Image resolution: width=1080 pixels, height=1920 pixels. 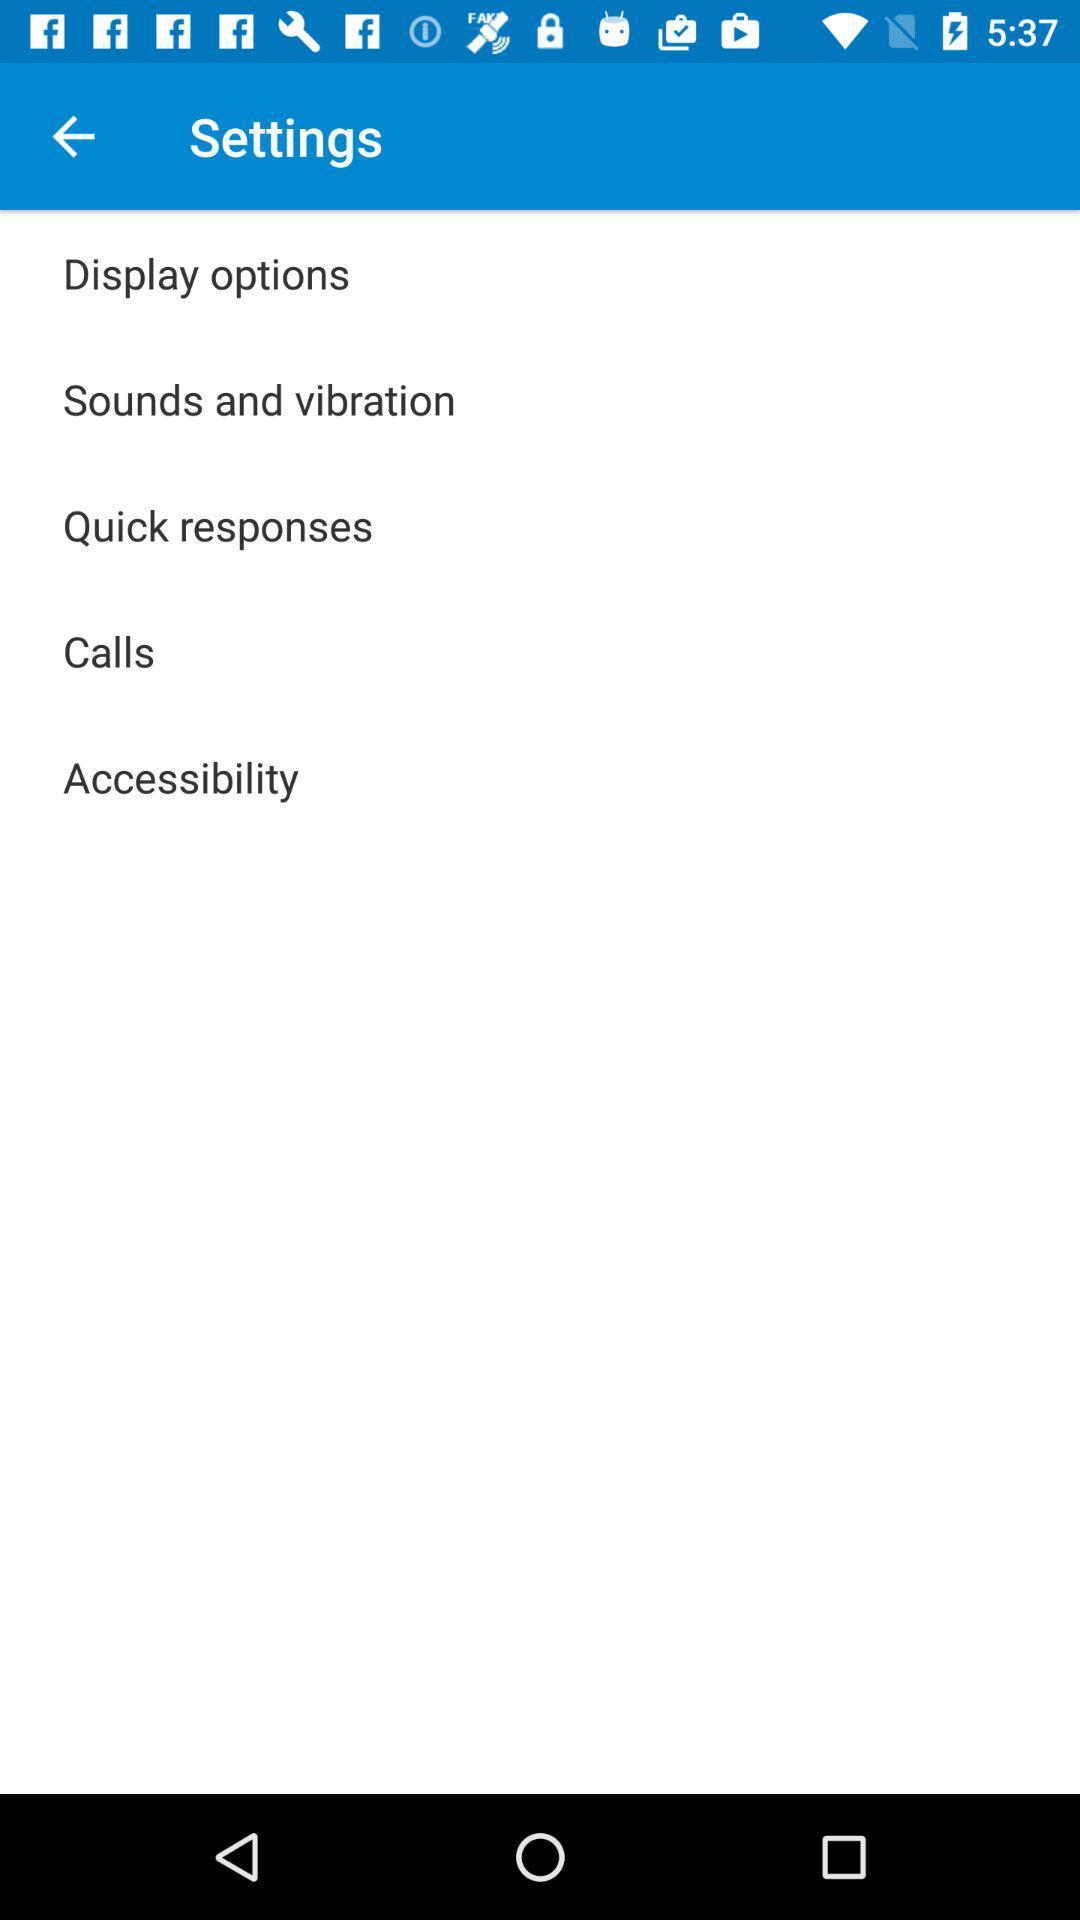 What do you see at coordinates (72, 135) in the screenshot?
I see `the icon above display options icon` at bounding box center [72, 135].